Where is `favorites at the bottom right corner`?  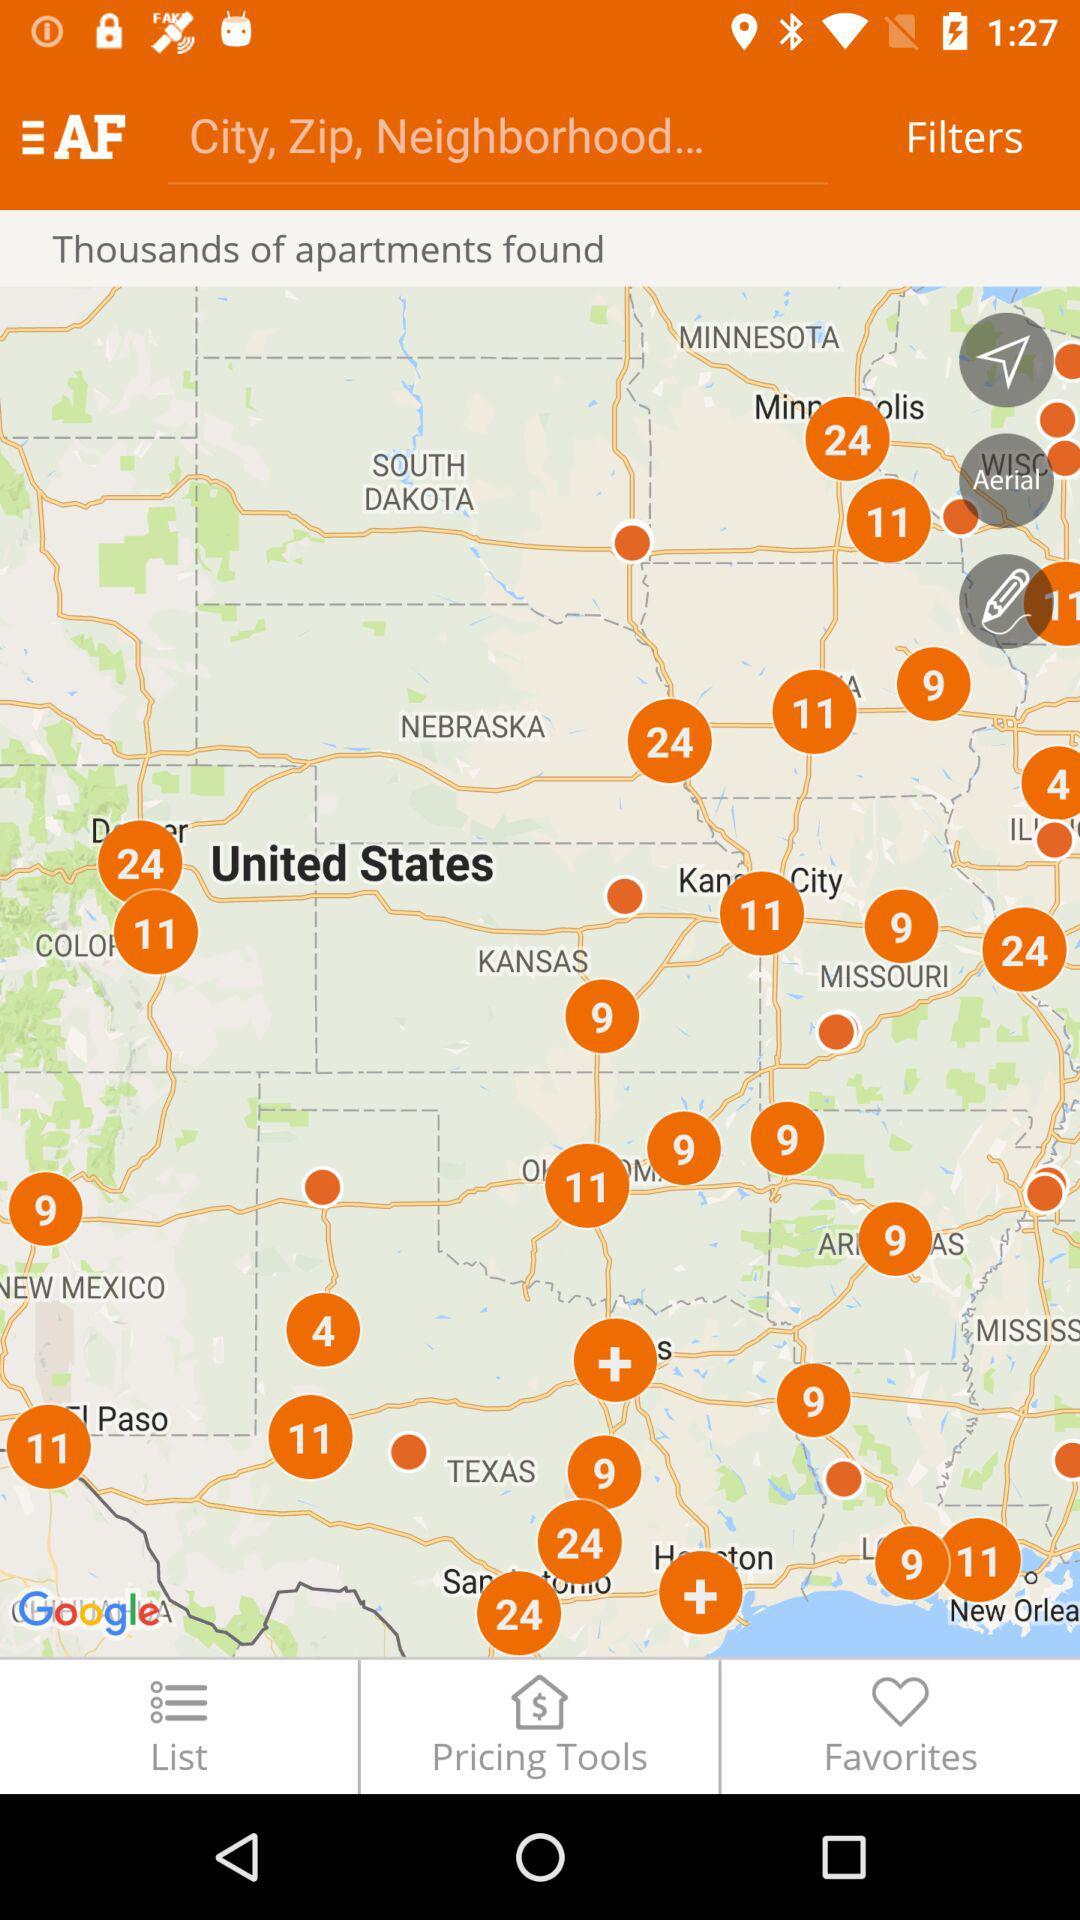 favorites at the bottom right corner is located at coordinates (900, 1725).